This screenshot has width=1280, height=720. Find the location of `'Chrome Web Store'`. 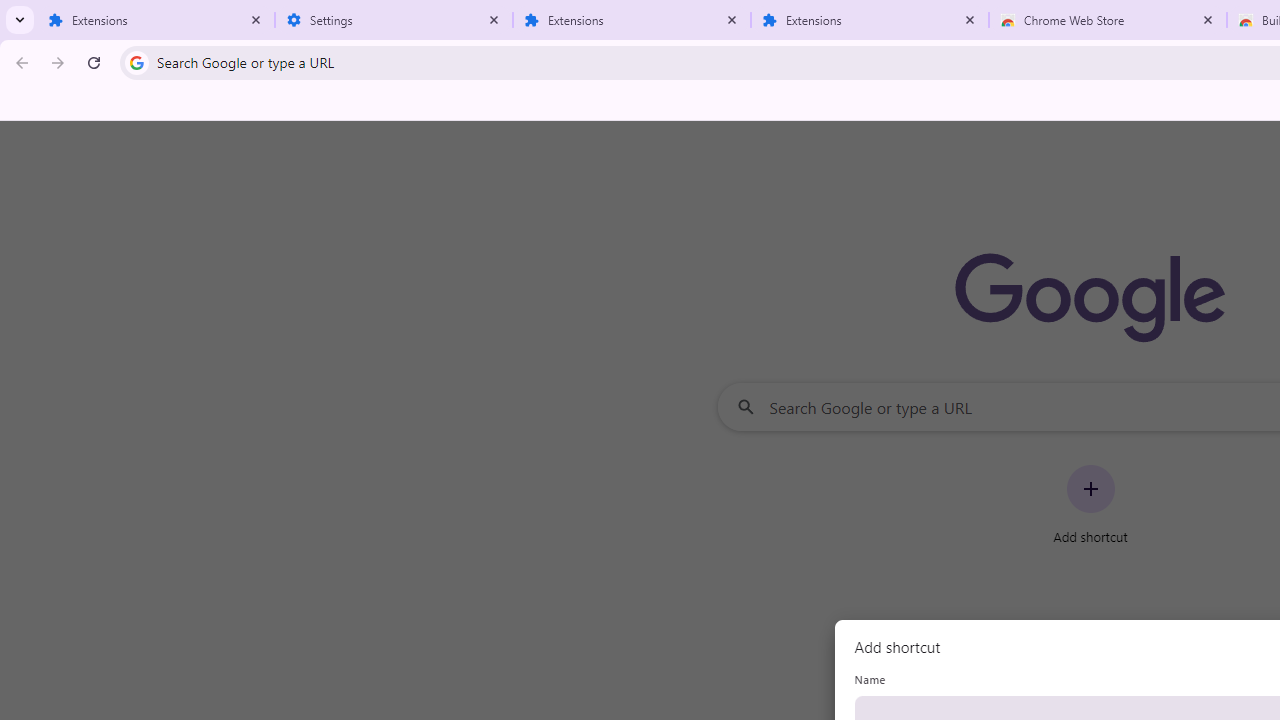

'Chrome Web Store' is located at coordinates (1107, 20).